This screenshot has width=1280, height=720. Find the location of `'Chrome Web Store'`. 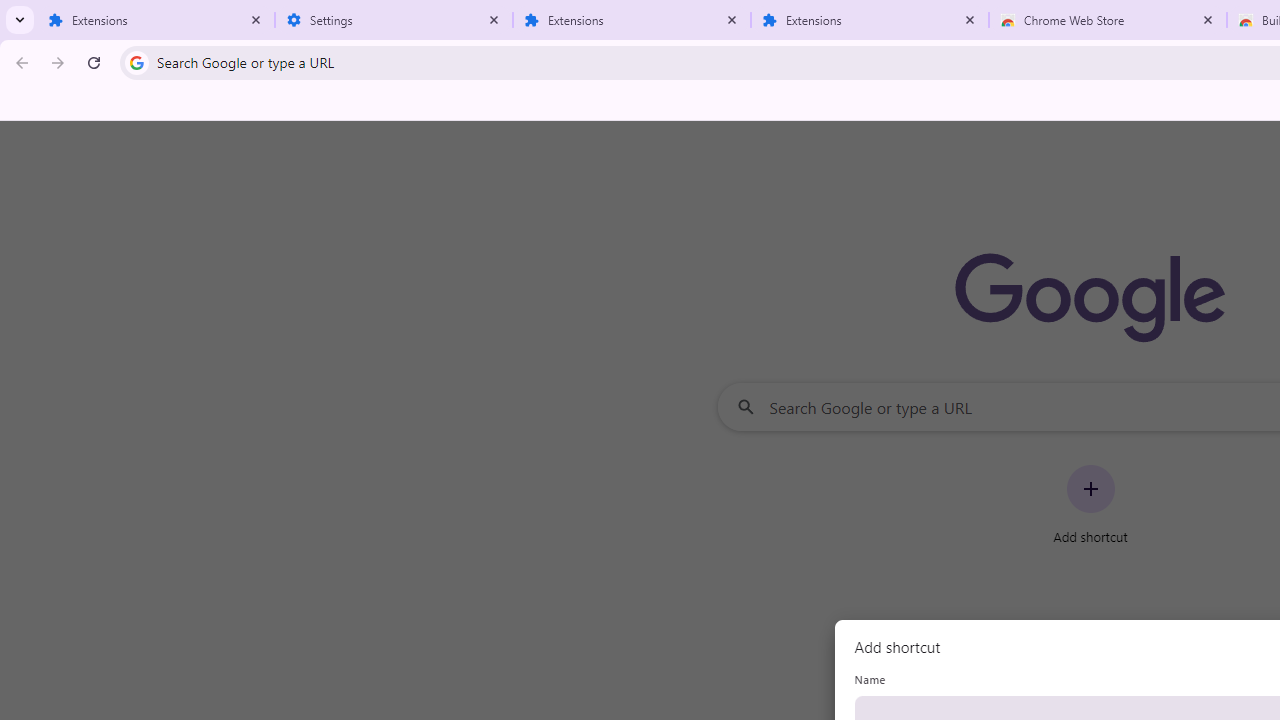

'Chrome Web Store' is located at coordinates (1107, 20).